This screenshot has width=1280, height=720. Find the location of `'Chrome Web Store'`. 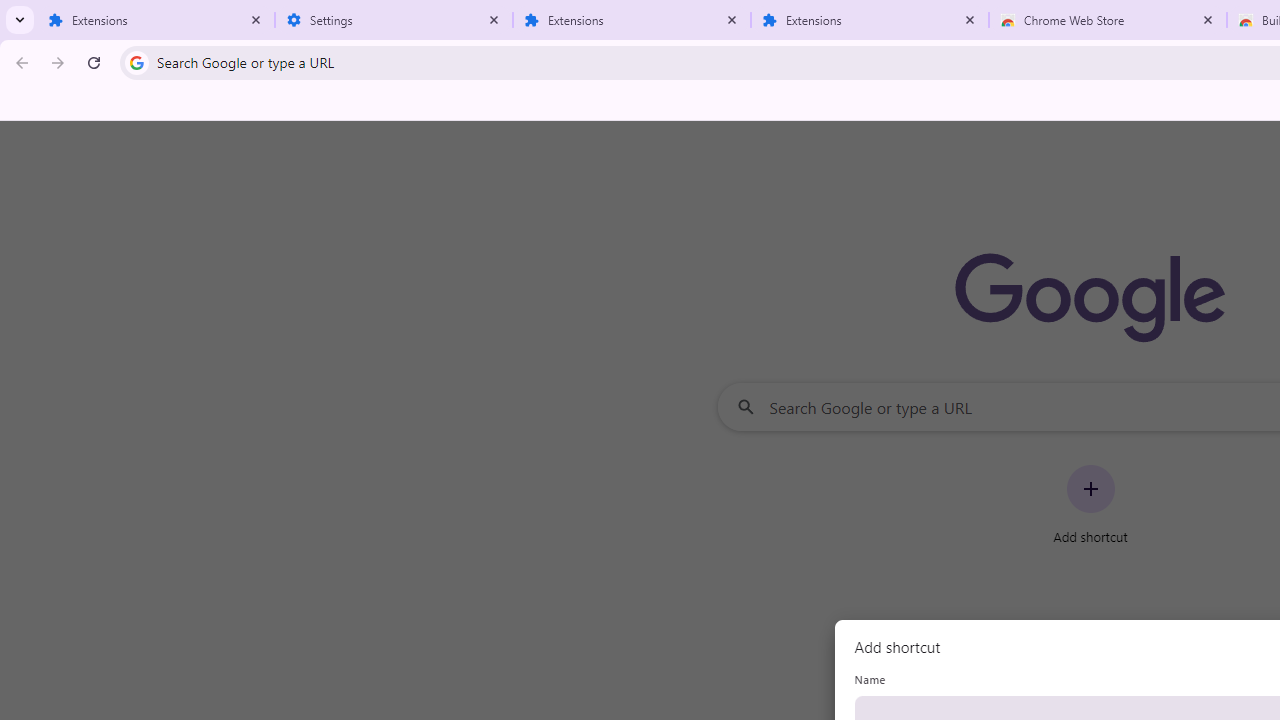

'Chrome Web Store' is located at coordinates (1107, 20).